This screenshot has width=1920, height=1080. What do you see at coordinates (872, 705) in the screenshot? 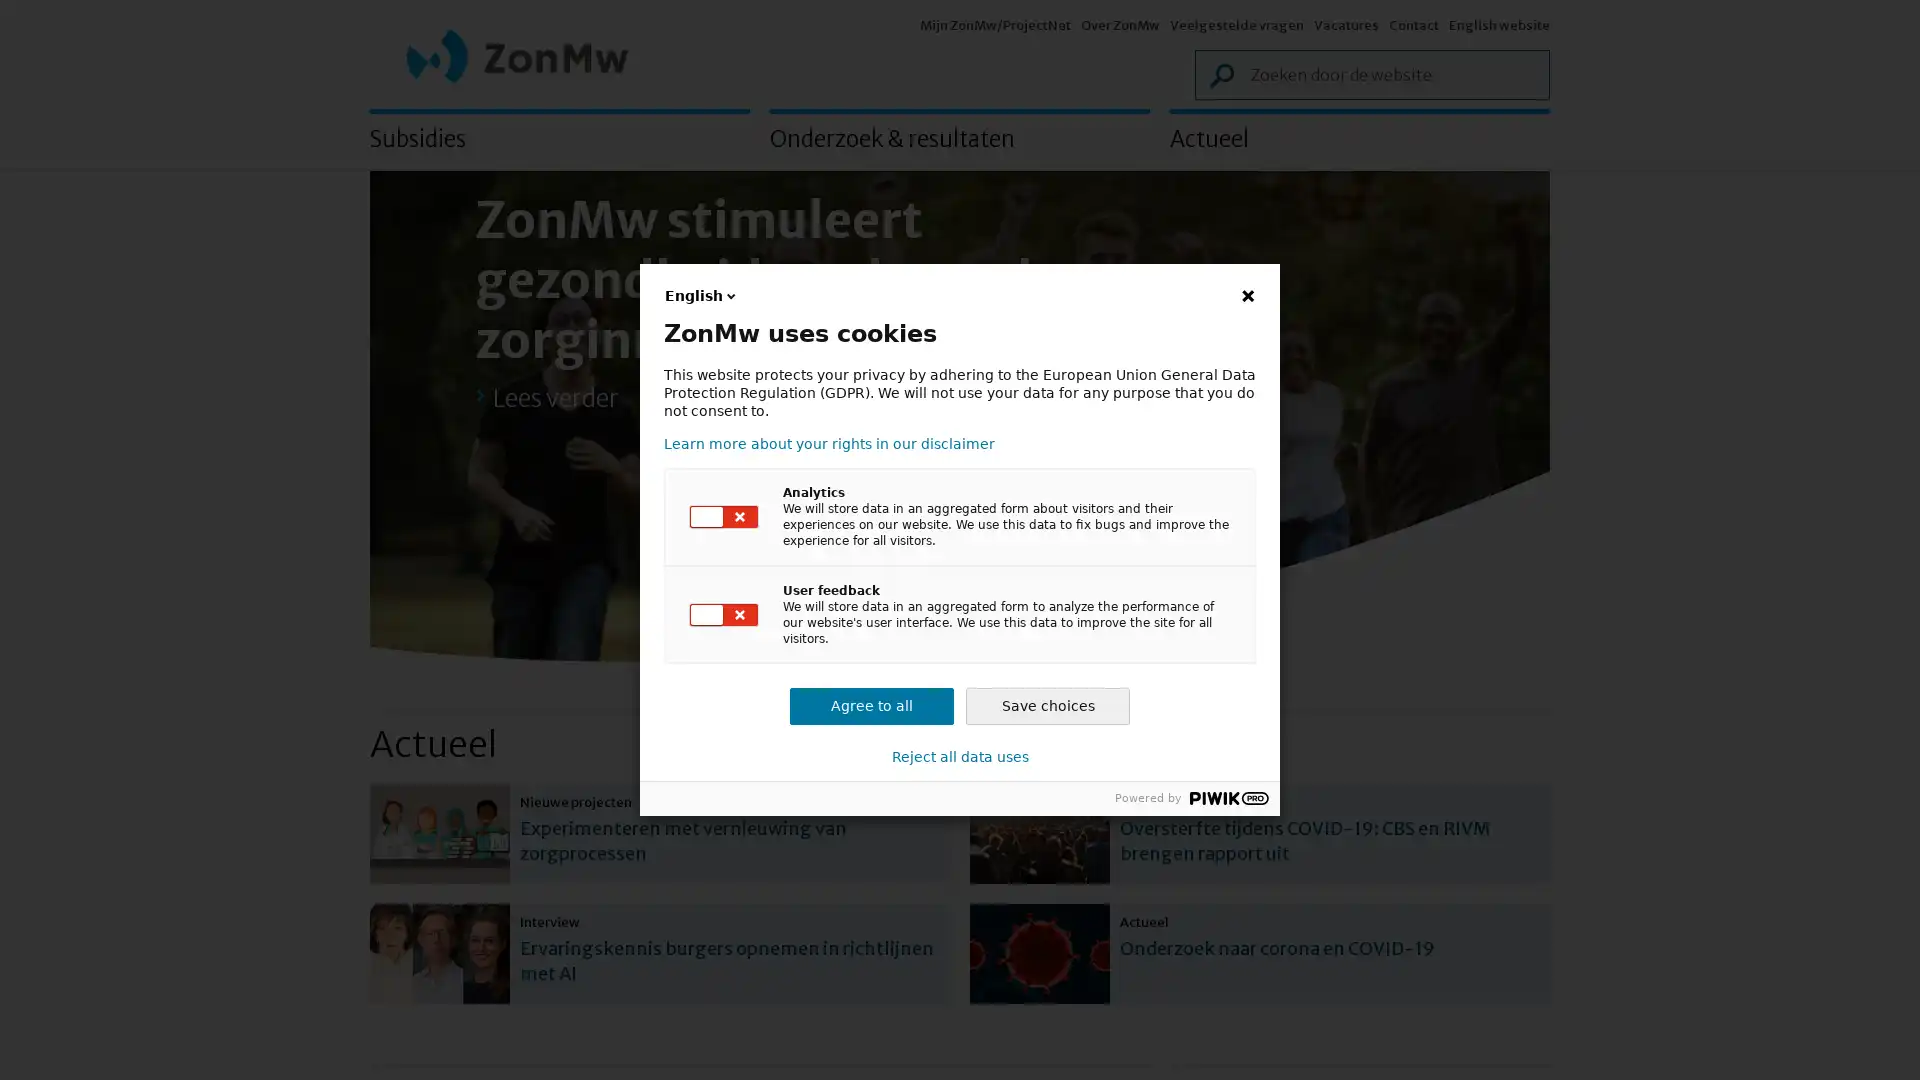
I see `Agree to all` at bounding box center [872, 705].